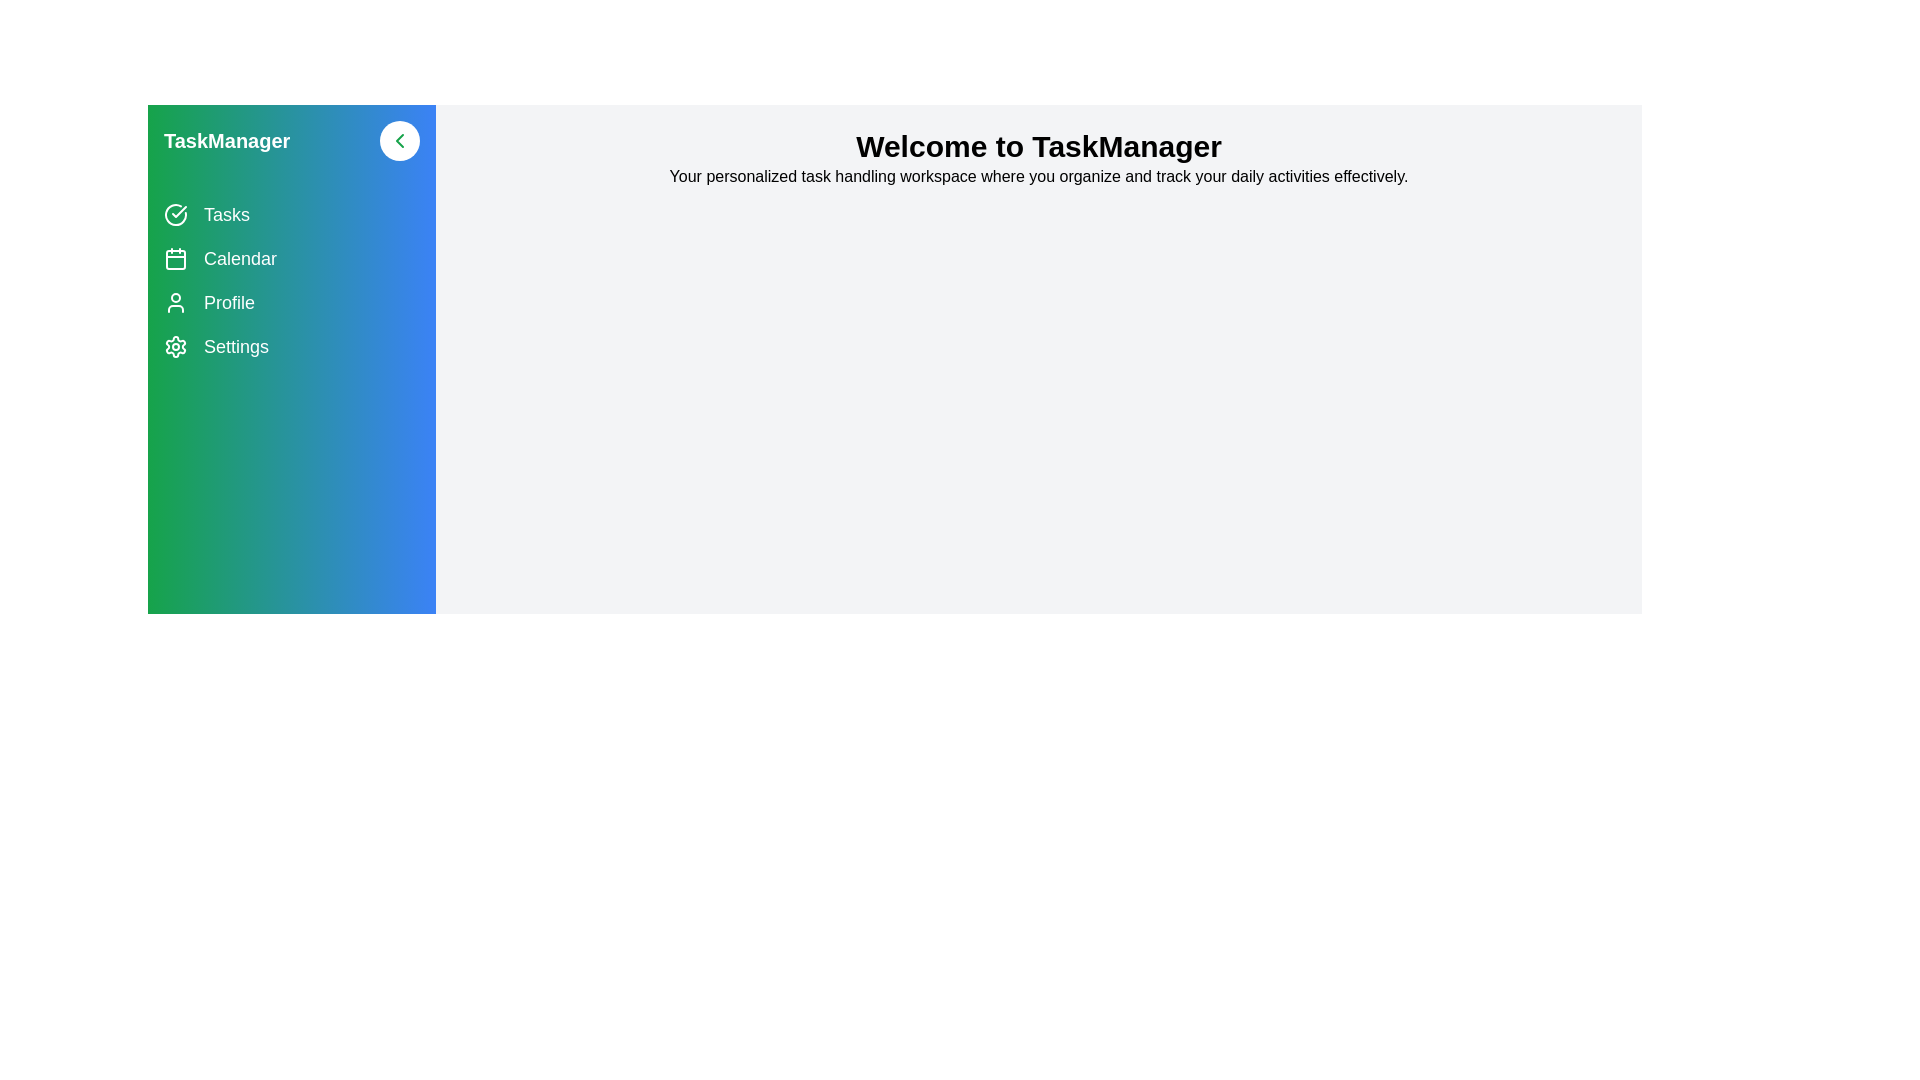 The width and height of the screenshot is (1920, 1080). What do you see at coordinates (1038, 145) in the screenshot?
I see `the 'Welcome to TaskManager' text to copy it` at bounding box center [1038, 145].